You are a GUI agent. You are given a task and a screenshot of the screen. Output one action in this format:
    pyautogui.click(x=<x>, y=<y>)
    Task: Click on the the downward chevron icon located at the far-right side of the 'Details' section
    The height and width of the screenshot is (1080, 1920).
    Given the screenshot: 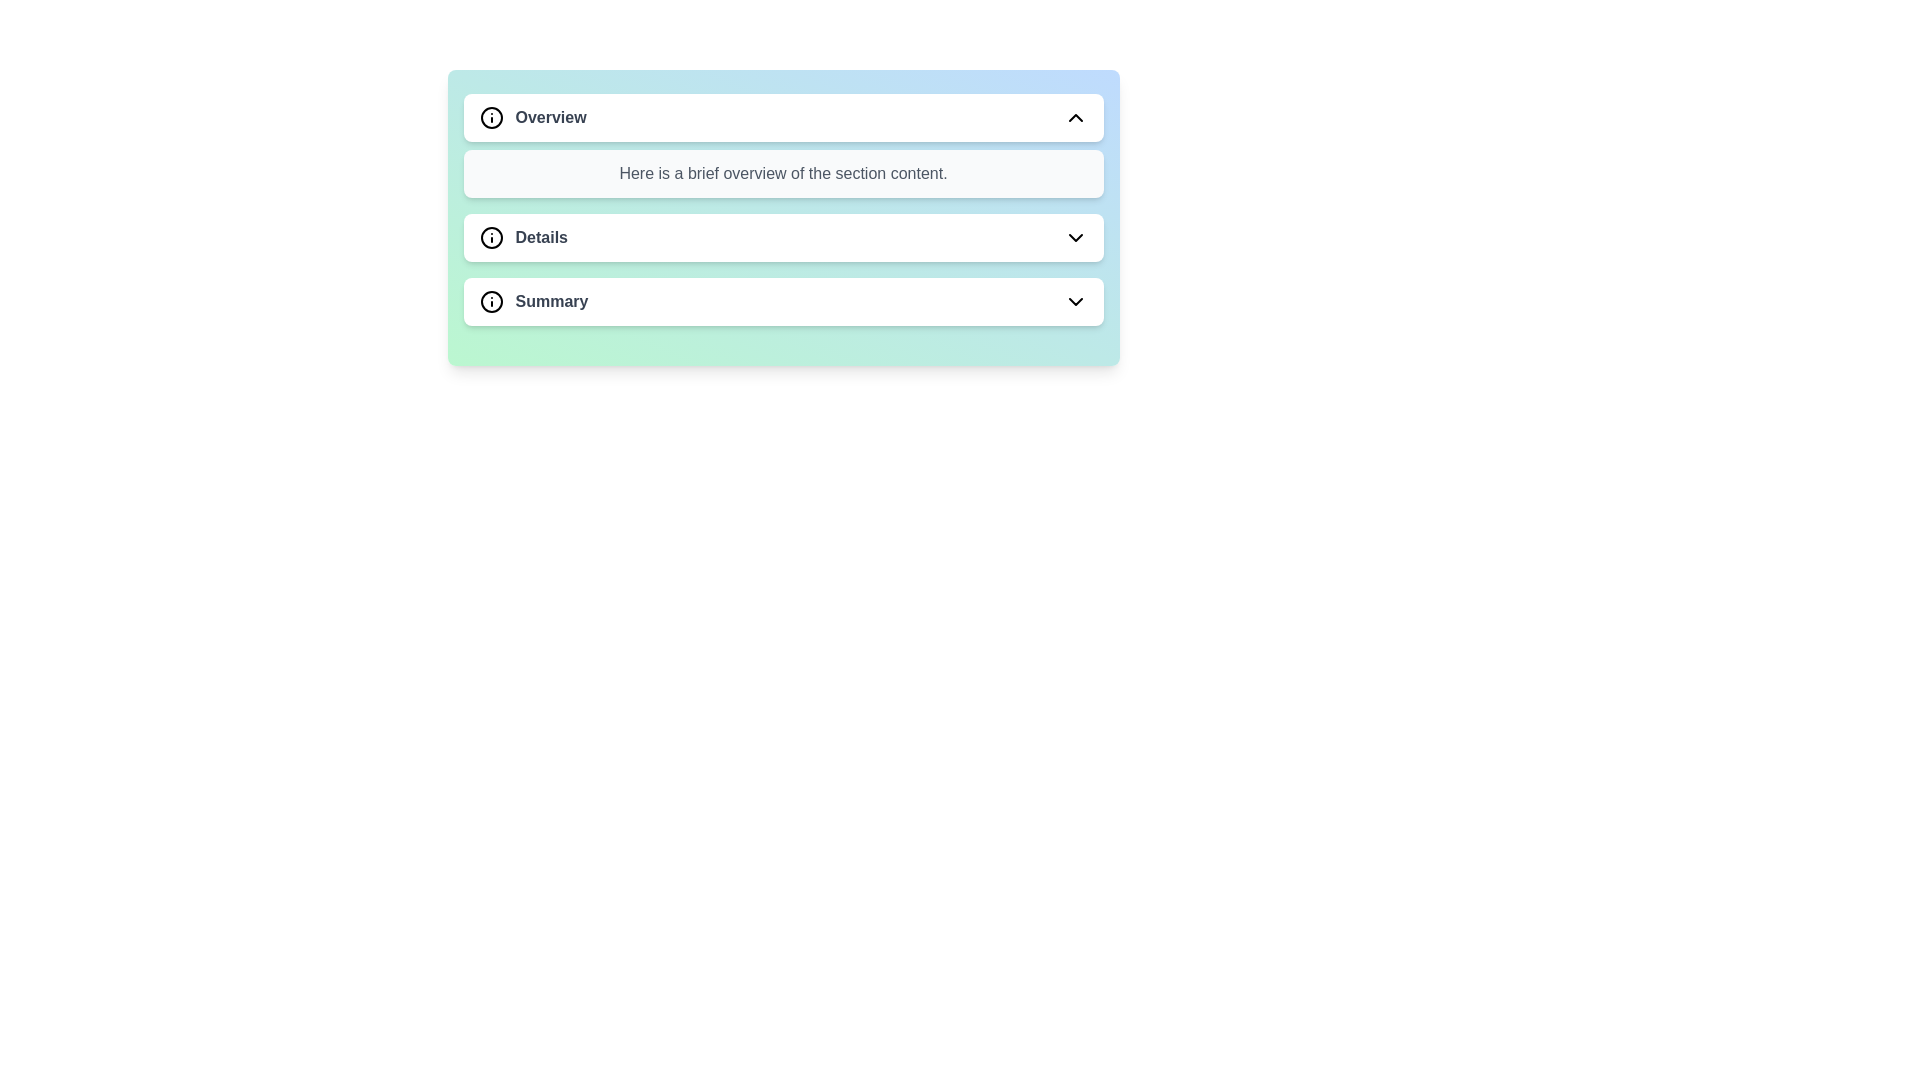 What is the action you would take?
    pyautogui.click(x=1074, y=237)
    